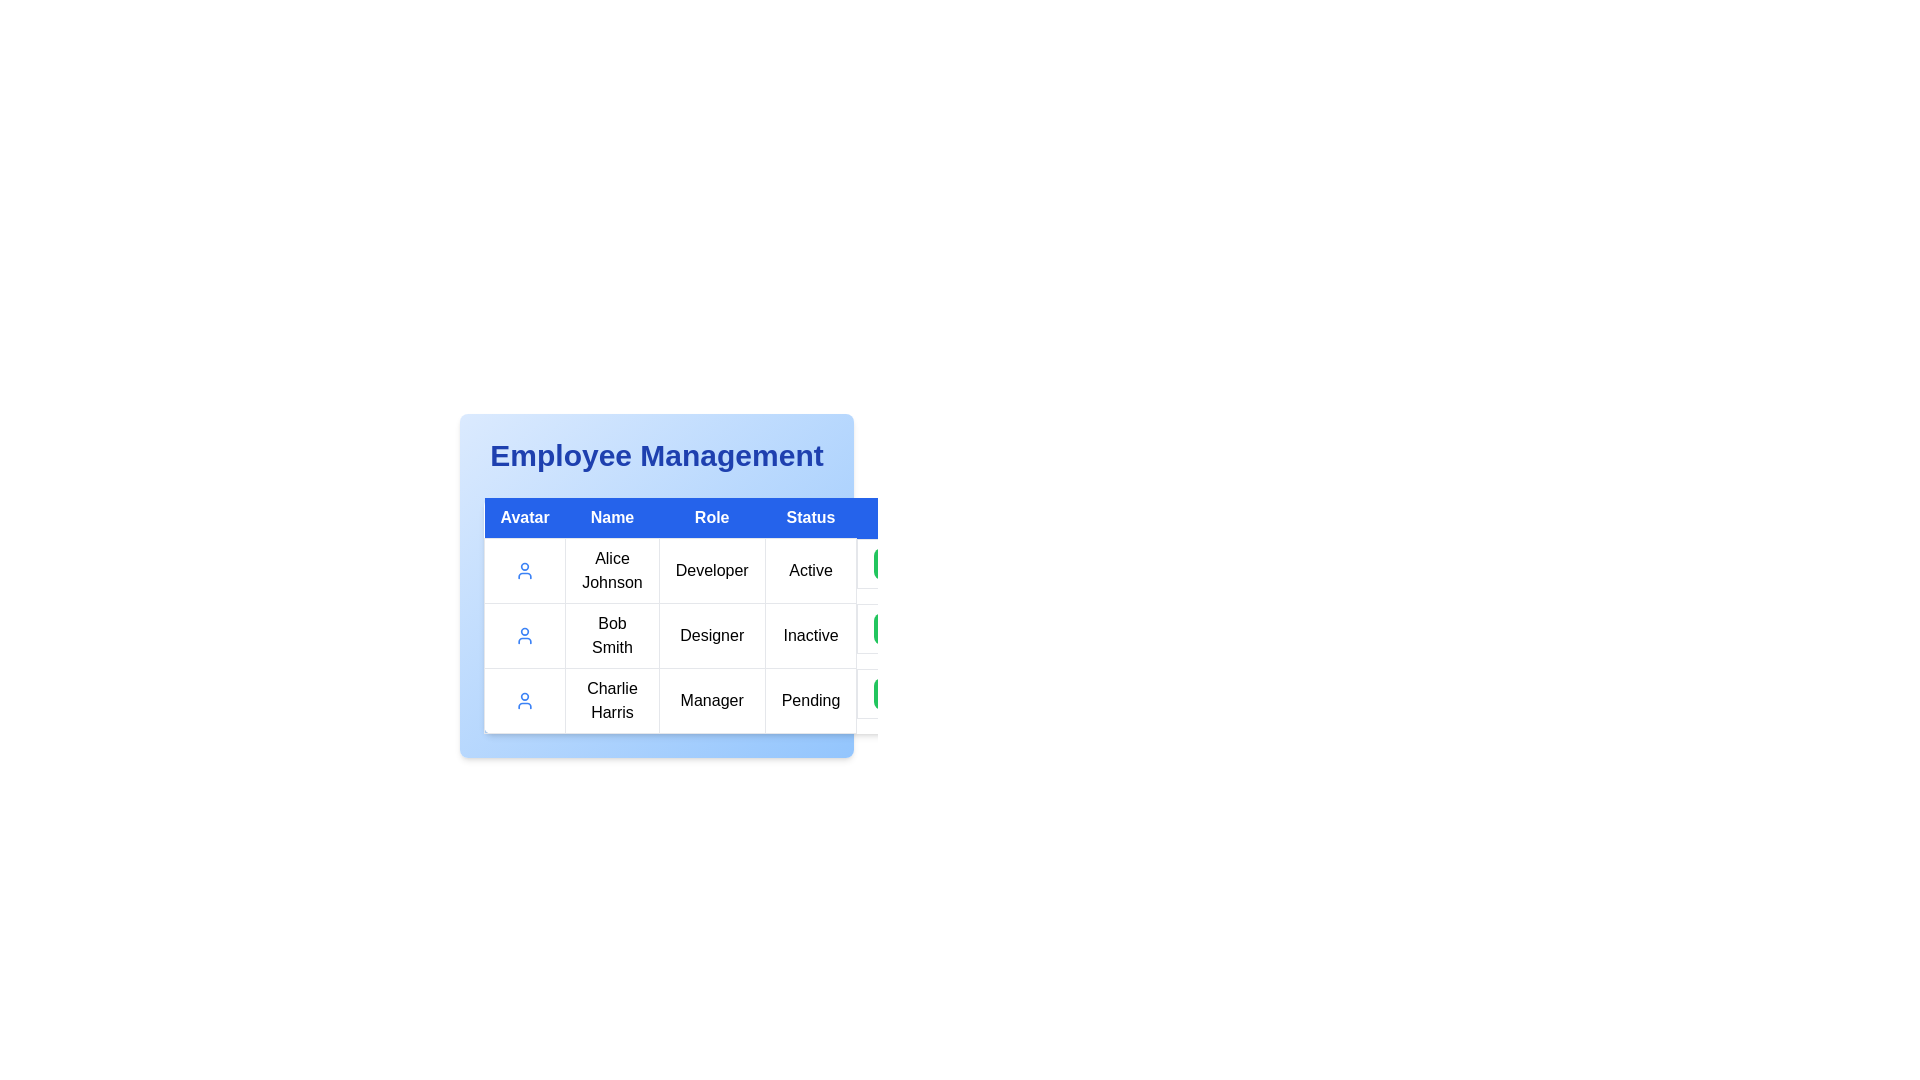 The image size is (1920, 1080). I want to click on text label displaying 'Developer' located in the third column of the first row under the 'Role' header associated with 'Alice Johnson', so click(712, 570).